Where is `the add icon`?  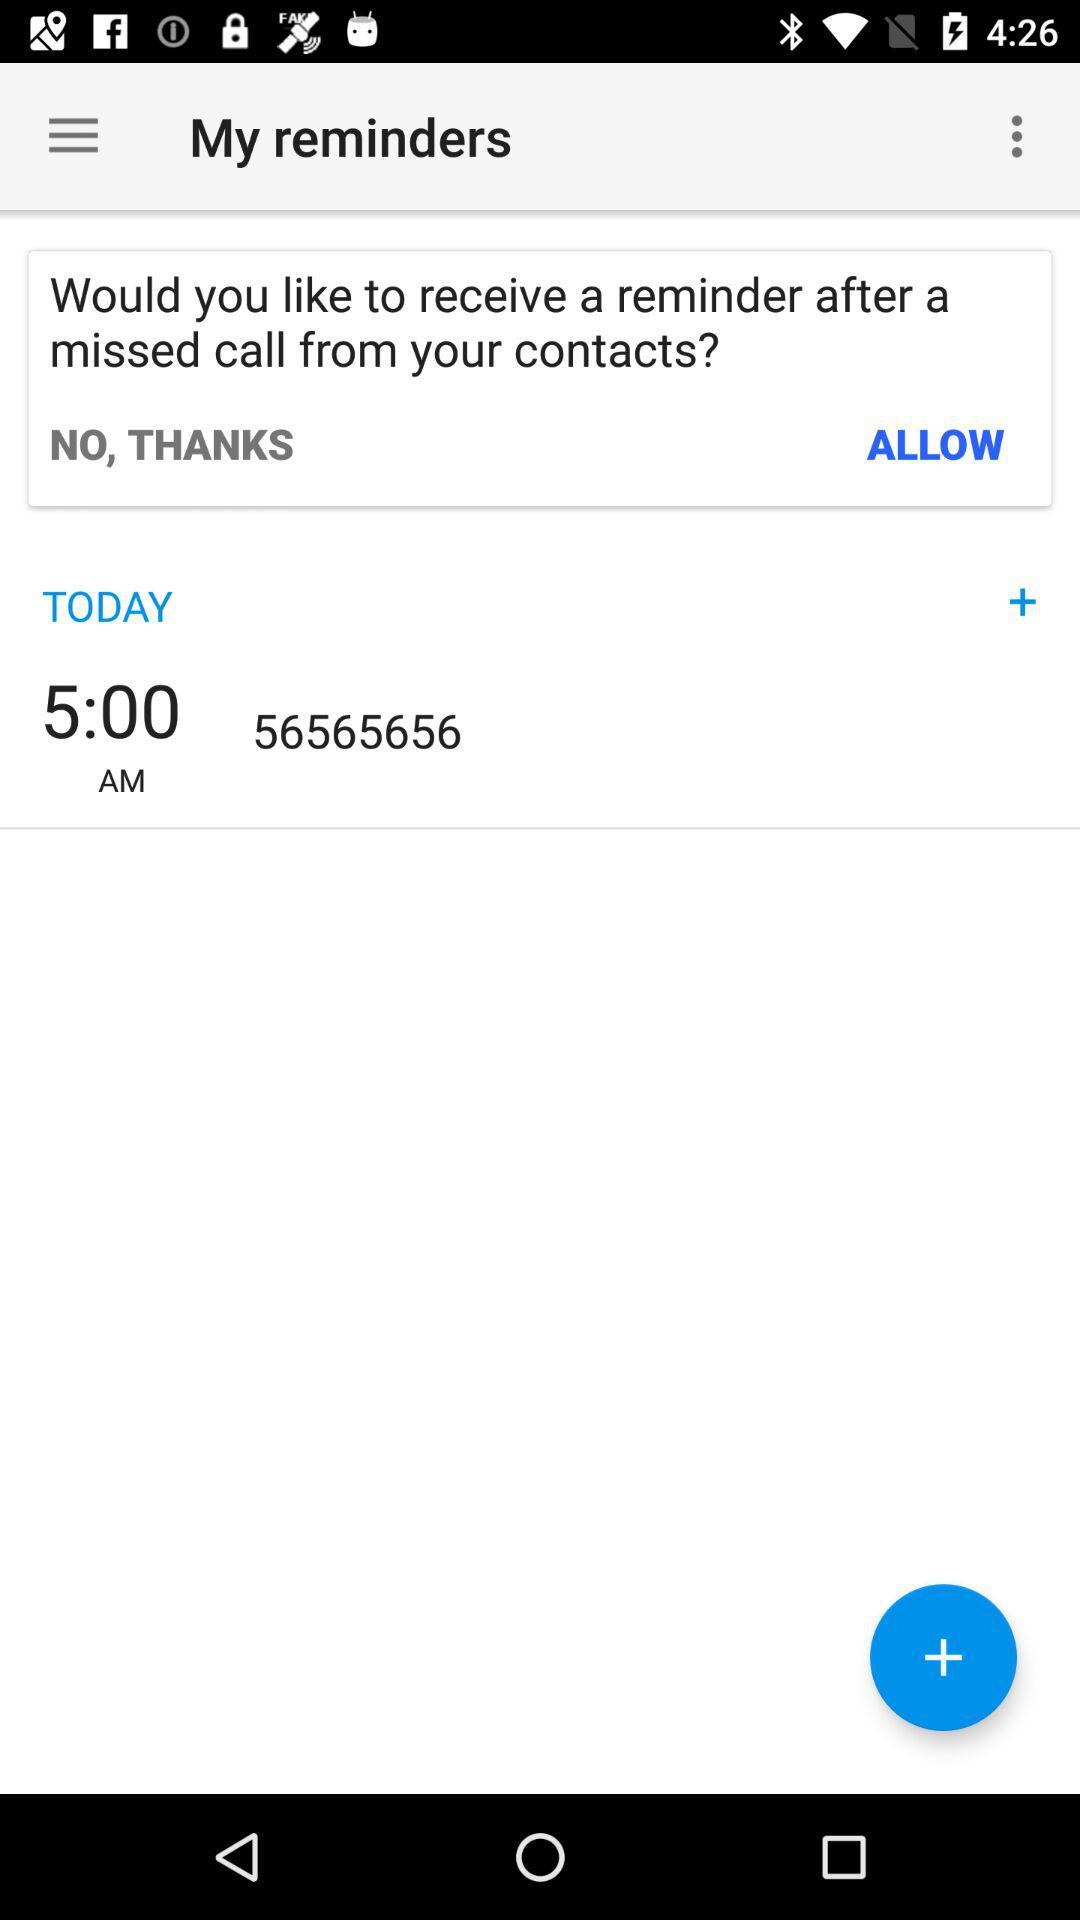
the add icon is located at coordinates (943, 1657).